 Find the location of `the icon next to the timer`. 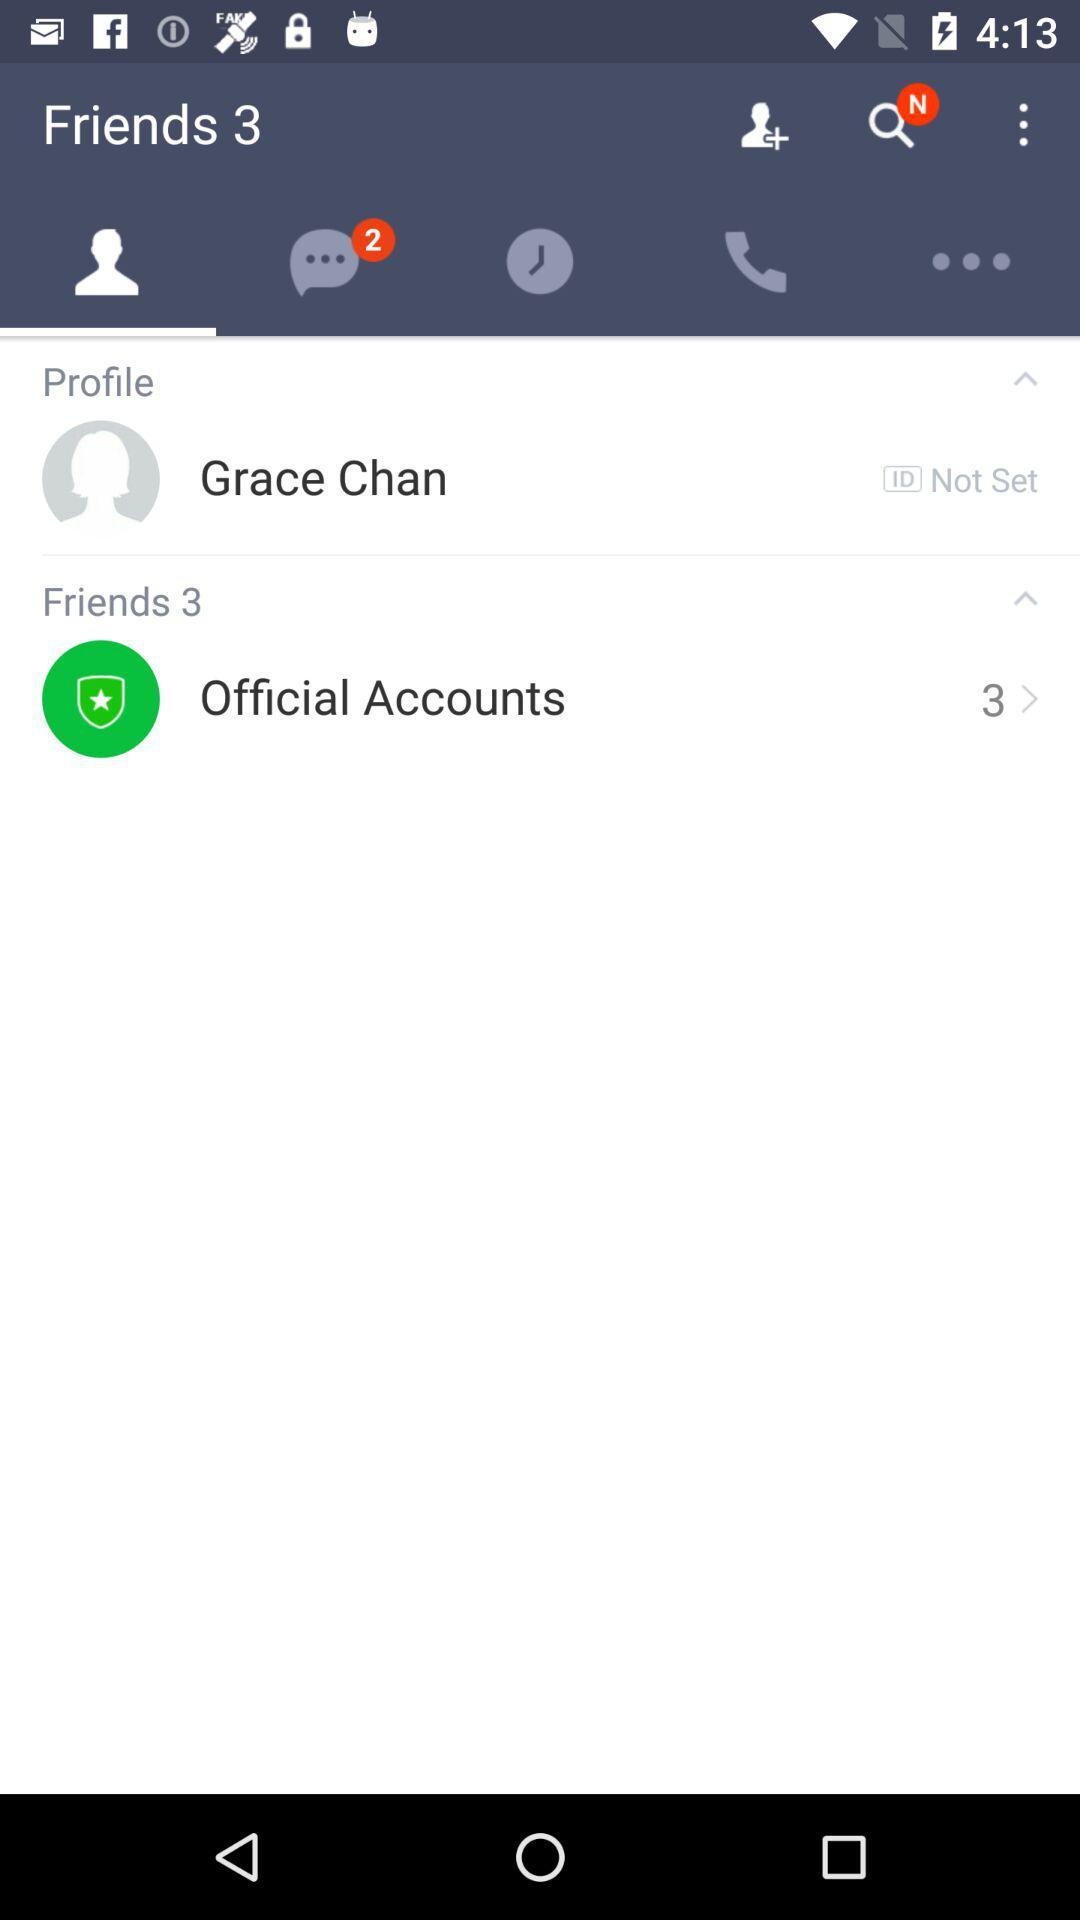

the icon next to the timer is located at coordinates (756, 261).